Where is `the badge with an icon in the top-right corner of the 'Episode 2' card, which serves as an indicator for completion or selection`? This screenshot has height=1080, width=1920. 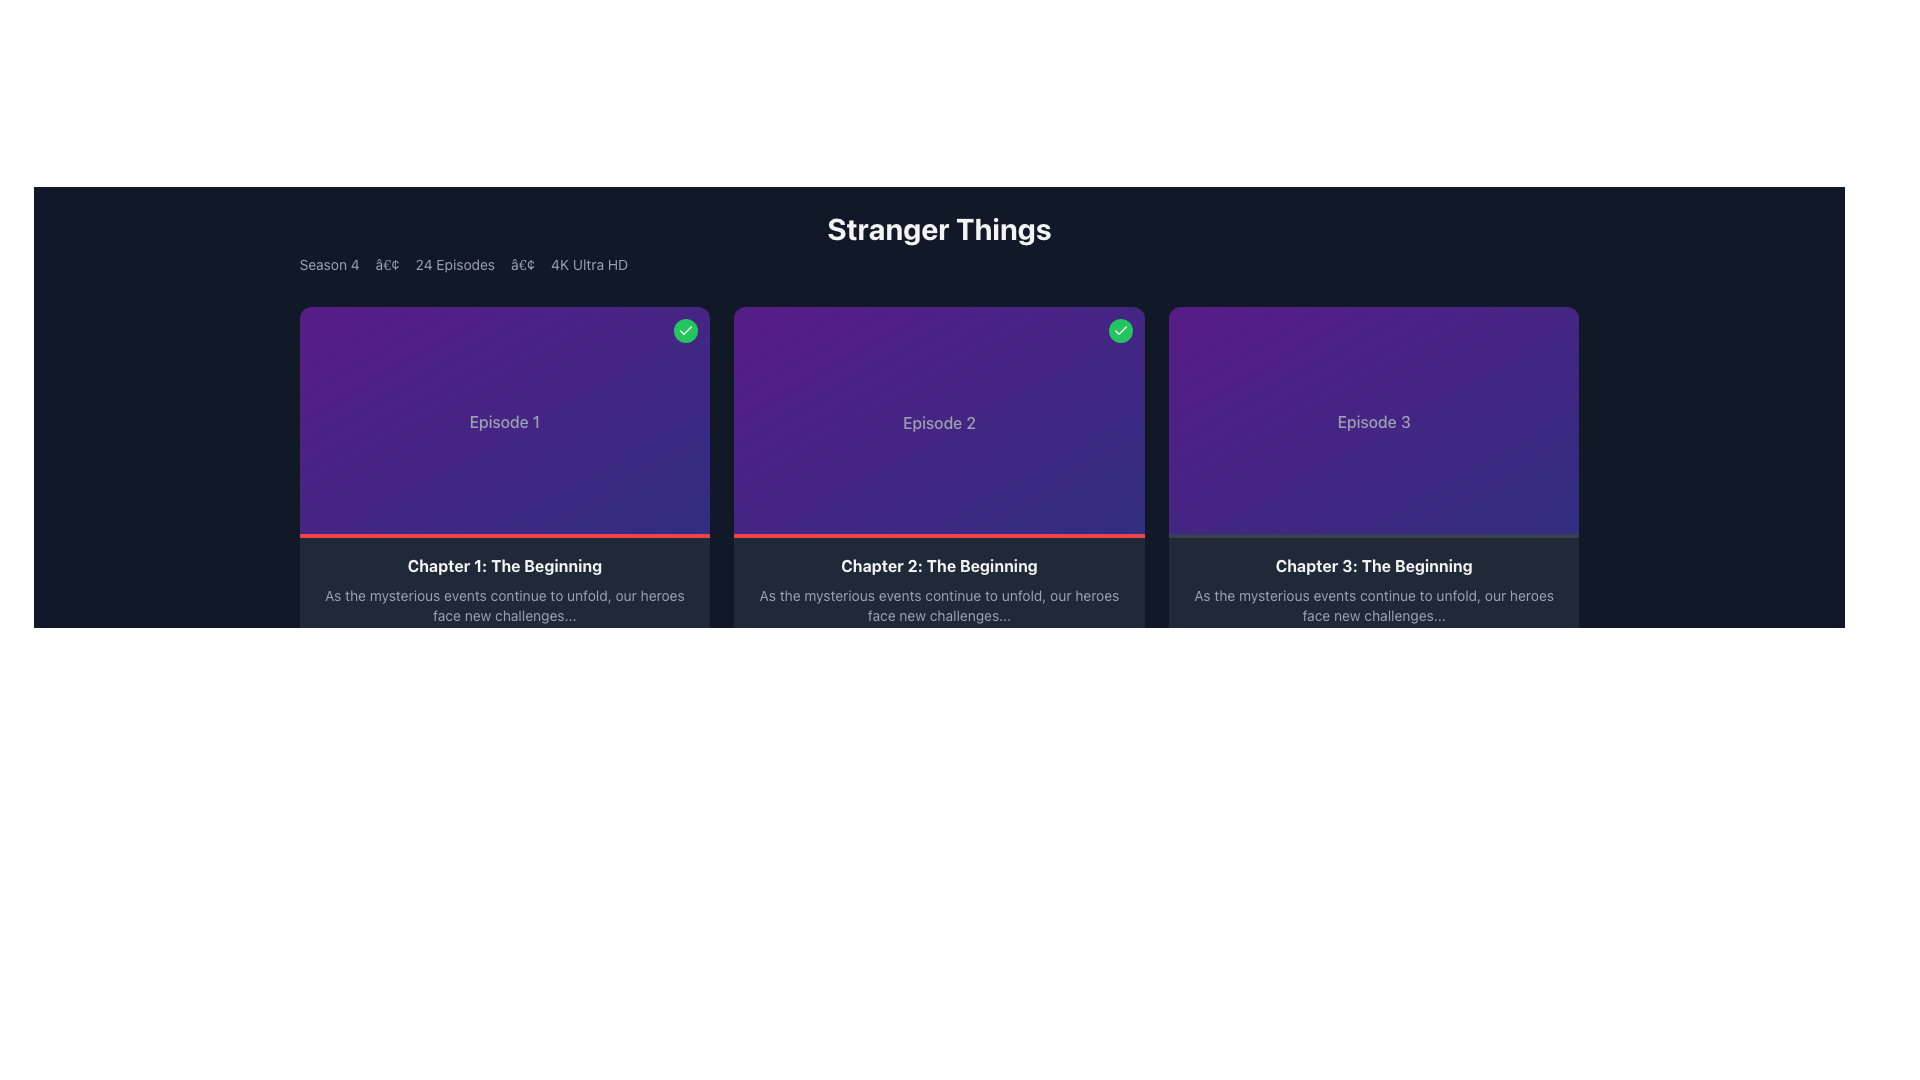
the badge with an icon in the top-right corner of the 'Episode 2' card, which serves as an indicator for completion or selection is located at coordinates (1120, 330).